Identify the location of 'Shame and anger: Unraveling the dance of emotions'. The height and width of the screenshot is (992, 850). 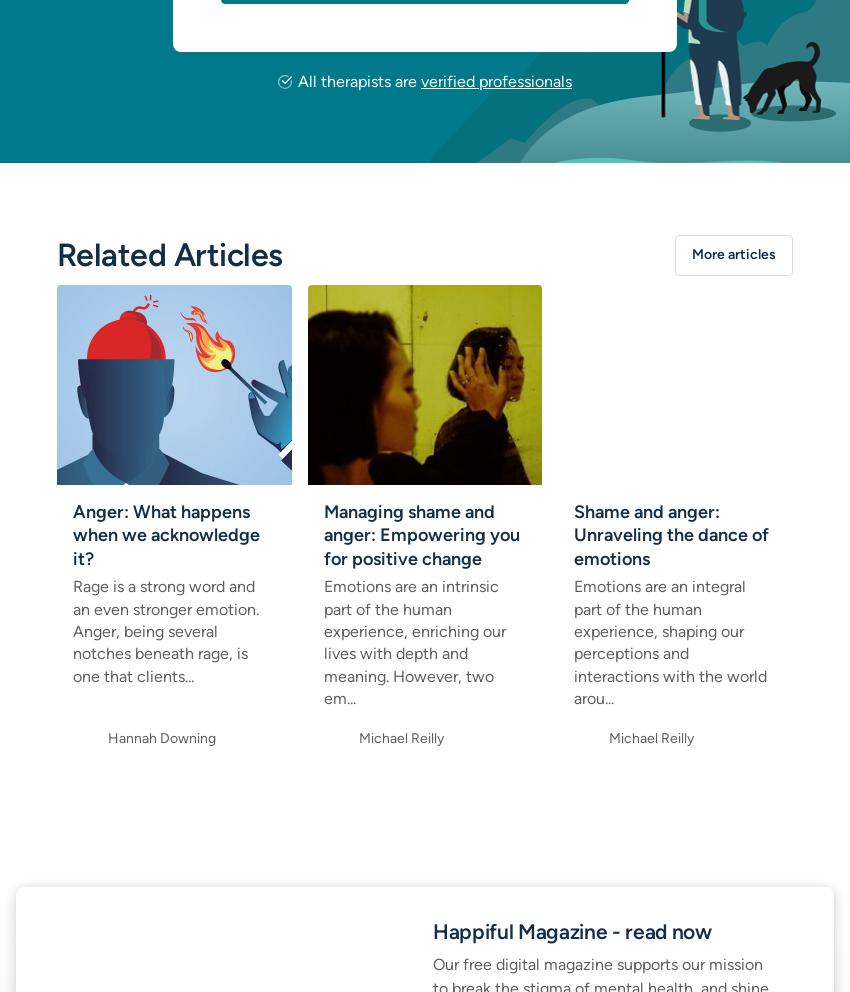
(671, 533).